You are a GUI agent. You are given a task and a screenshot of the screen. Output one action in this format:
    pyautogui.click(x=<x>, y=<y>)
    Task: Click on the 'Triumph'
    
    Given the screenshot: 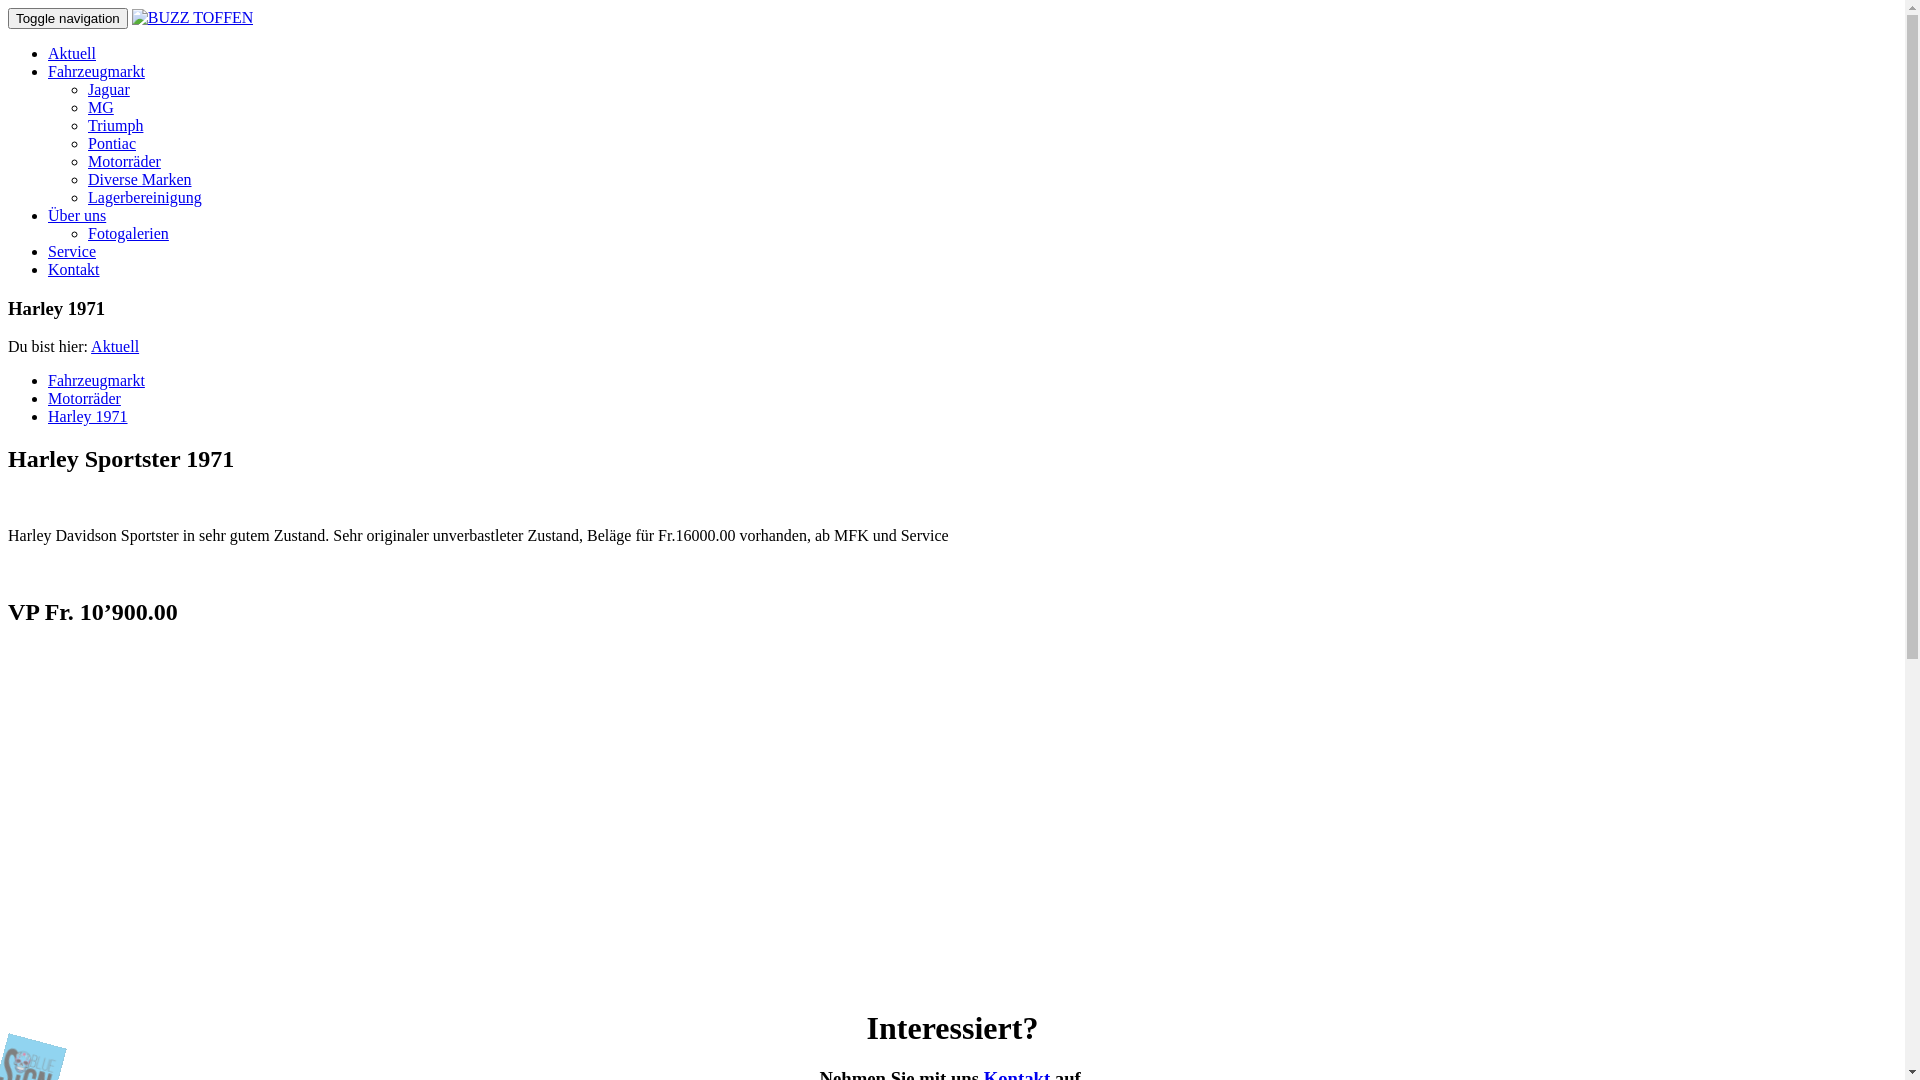 What is the action you would take?
    pyautogui.click(x=86, y=125)
    